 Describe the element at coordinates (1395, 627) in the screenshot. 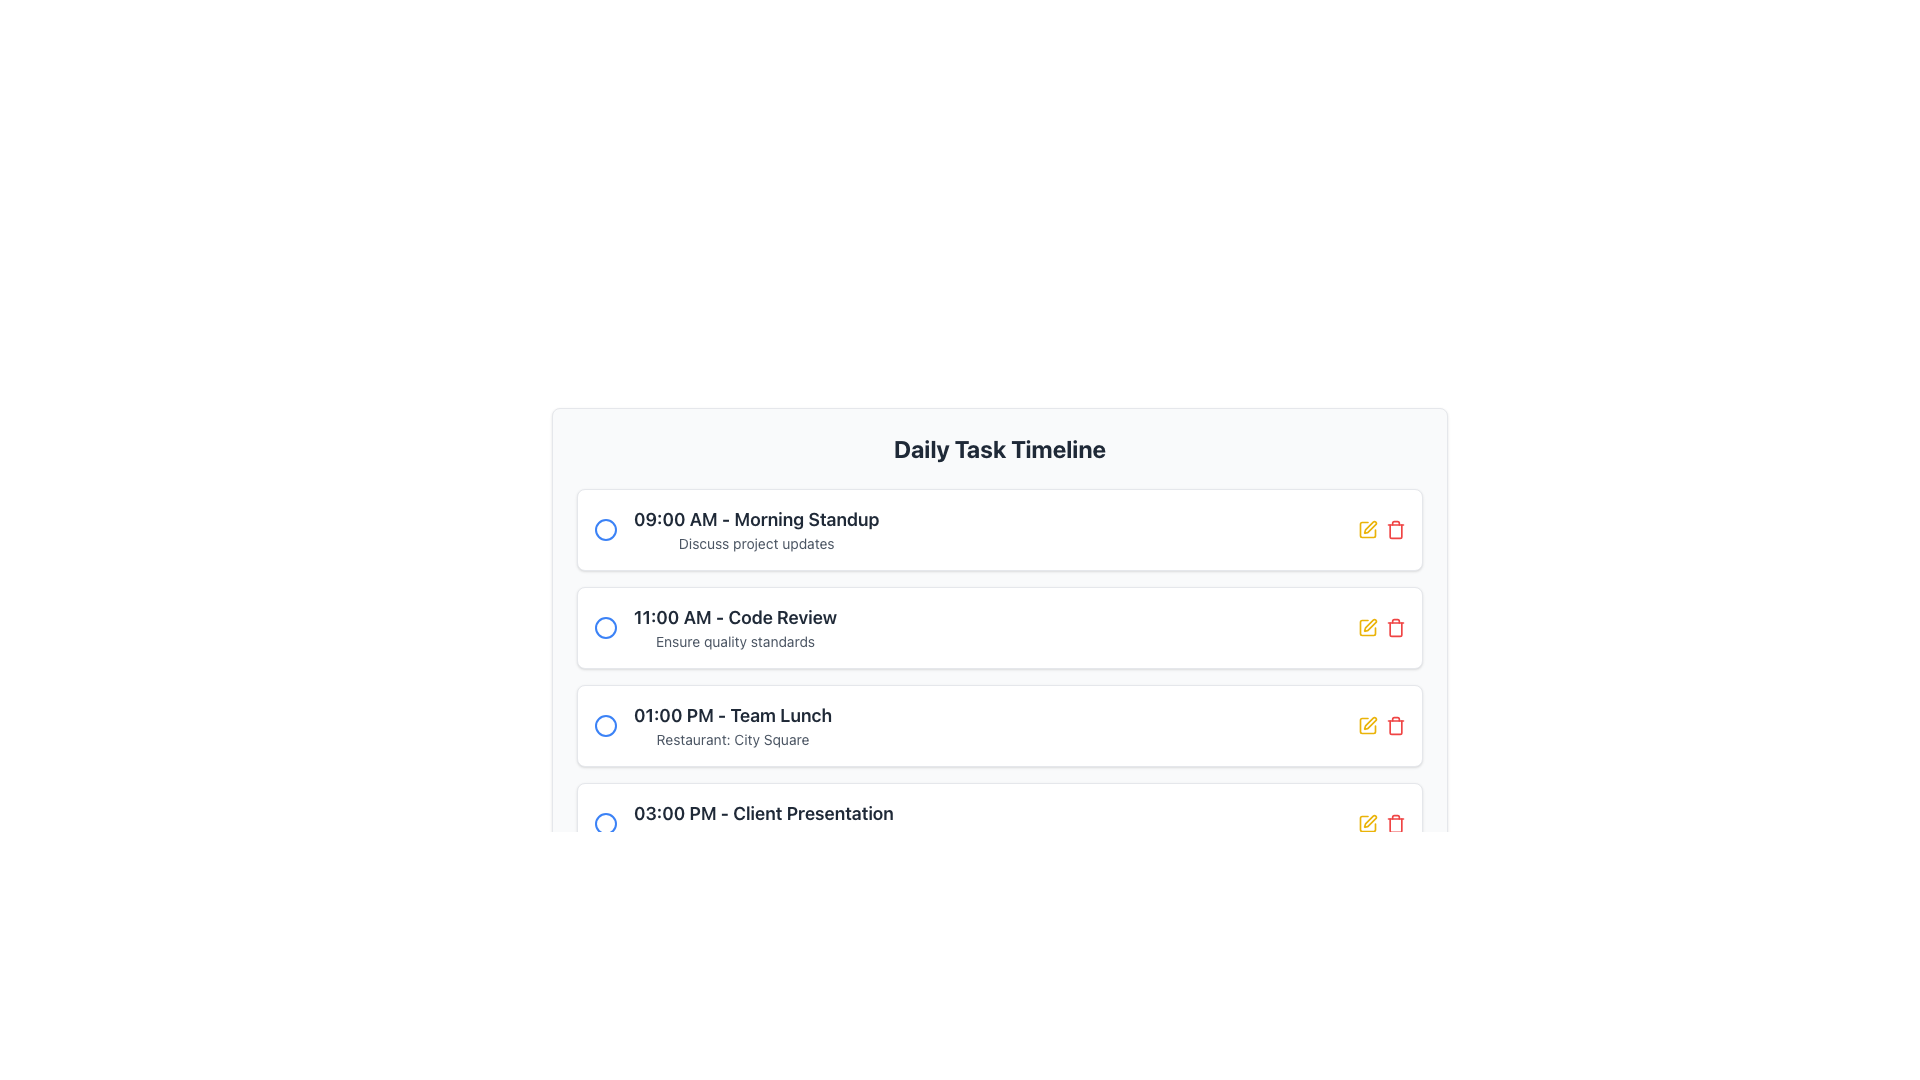

I see `the red trash bin icon, which is the second icon in the horizontal group to the right of the yellow pencil icon` at that location.